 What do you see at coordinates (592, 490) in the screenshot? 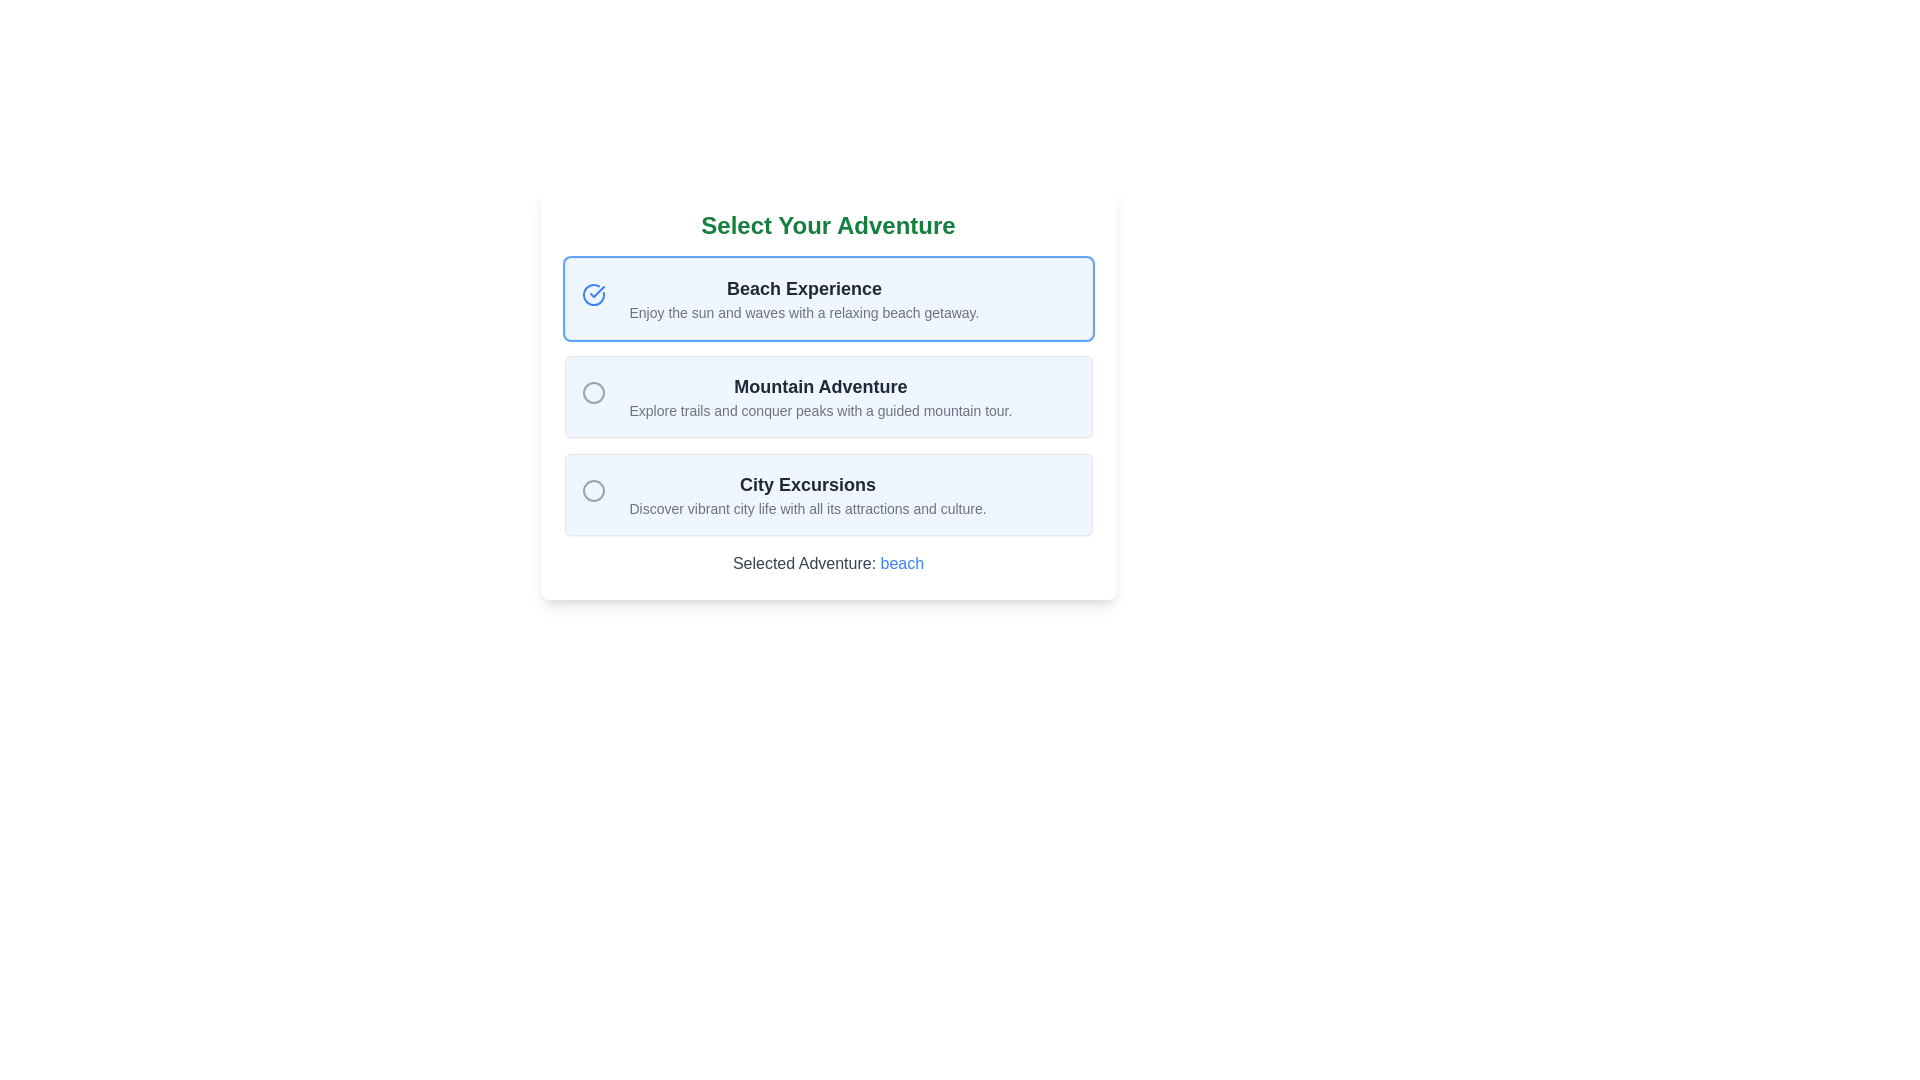
I see `the third circular gray icon with a thin border located to the left of the 'City Excursions' option in the 'Select Your Adventure' selection panel` at bounding box center [592, 490].